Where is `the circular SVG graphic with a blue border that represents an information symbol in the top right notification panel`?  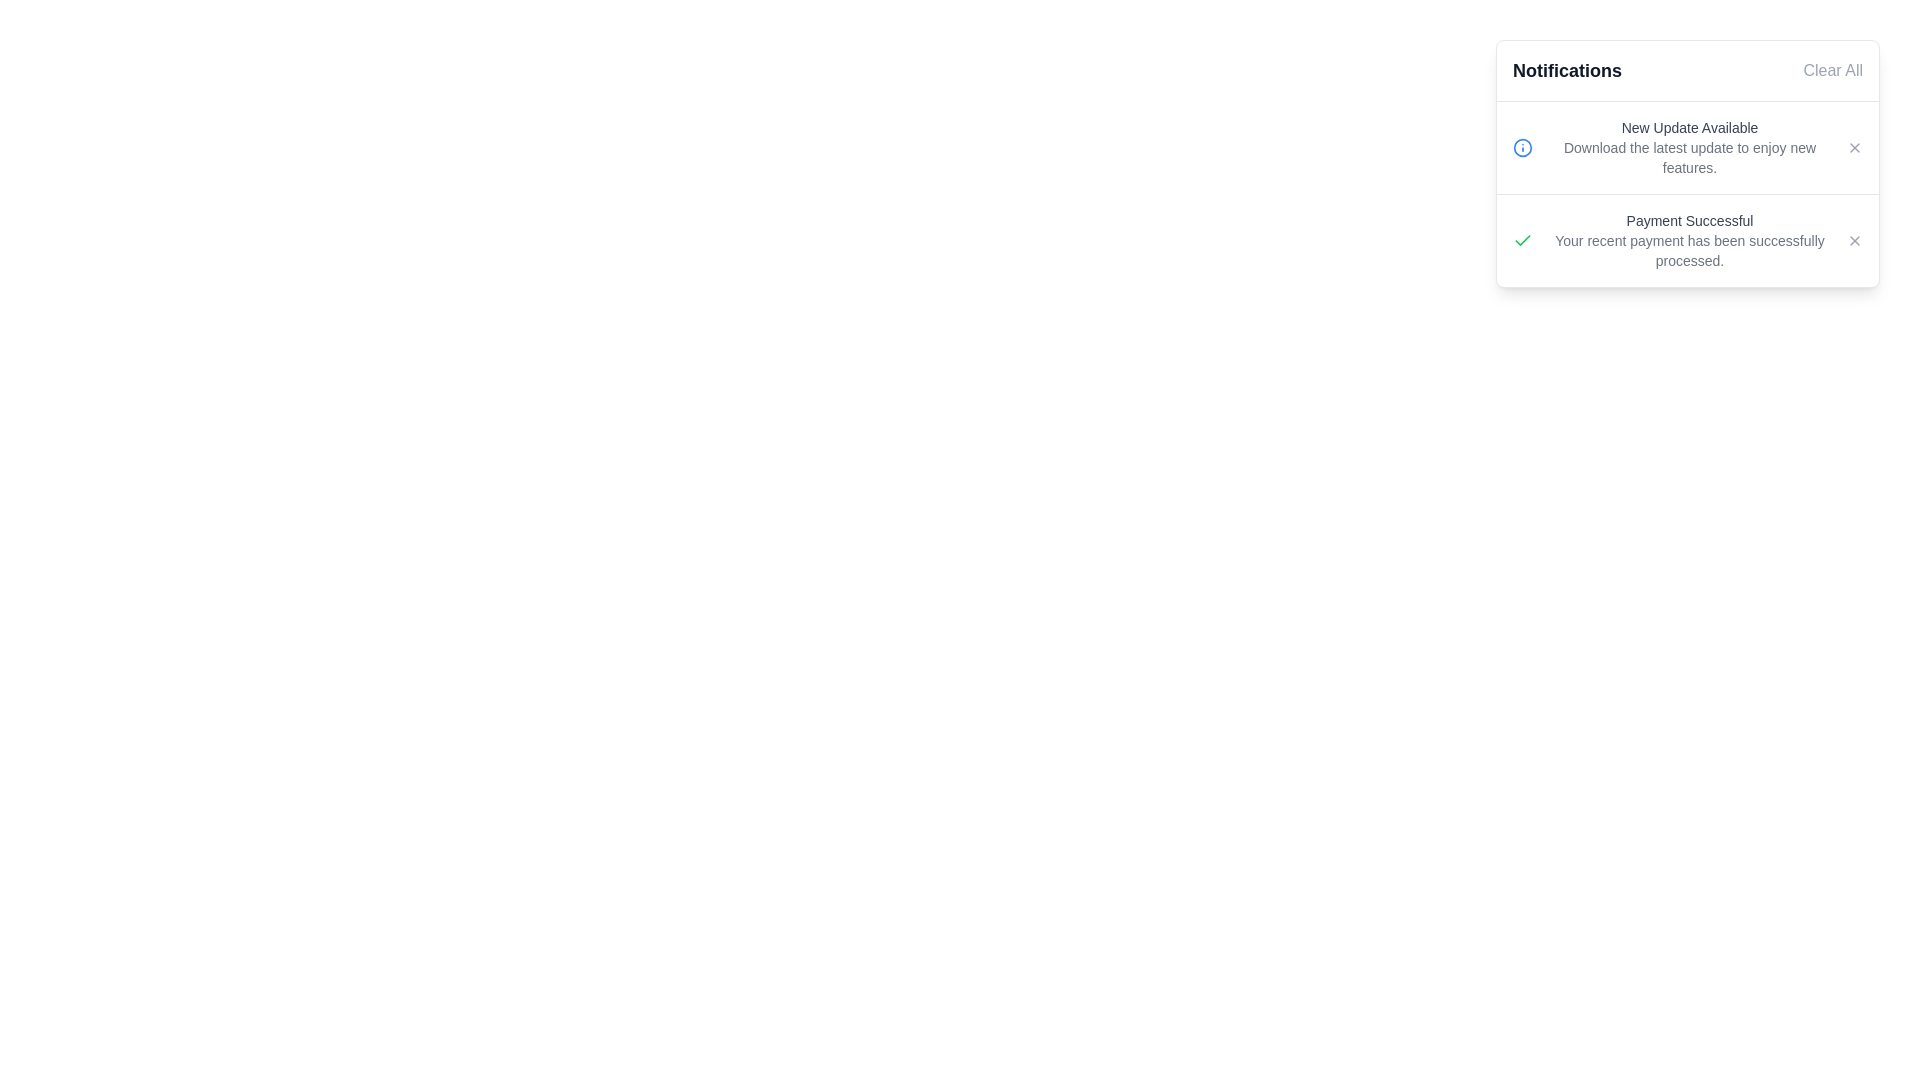
the circular SVG graphic with a blue border that represents an information symbol in the top right notification panel is located at coordinates (1521, 146).